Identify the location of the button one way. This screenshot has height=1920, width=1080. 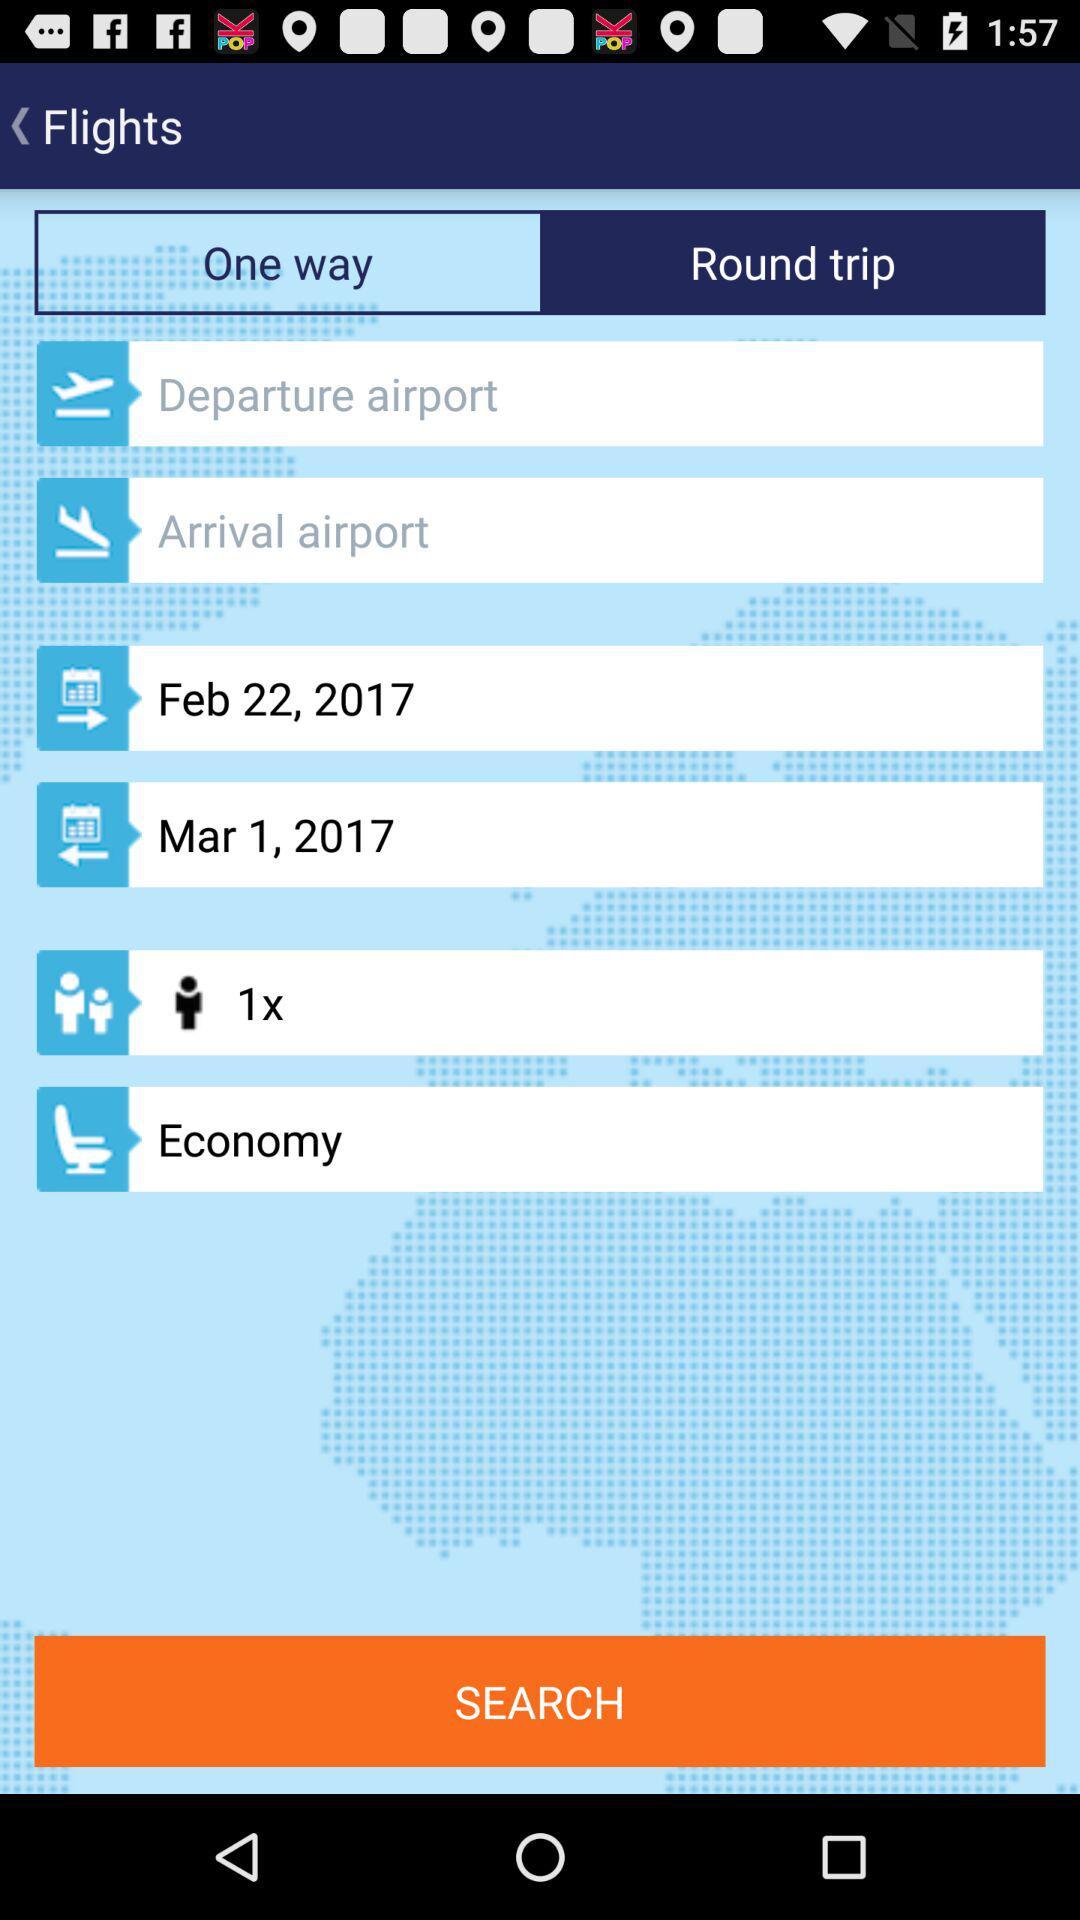
(287, 261).